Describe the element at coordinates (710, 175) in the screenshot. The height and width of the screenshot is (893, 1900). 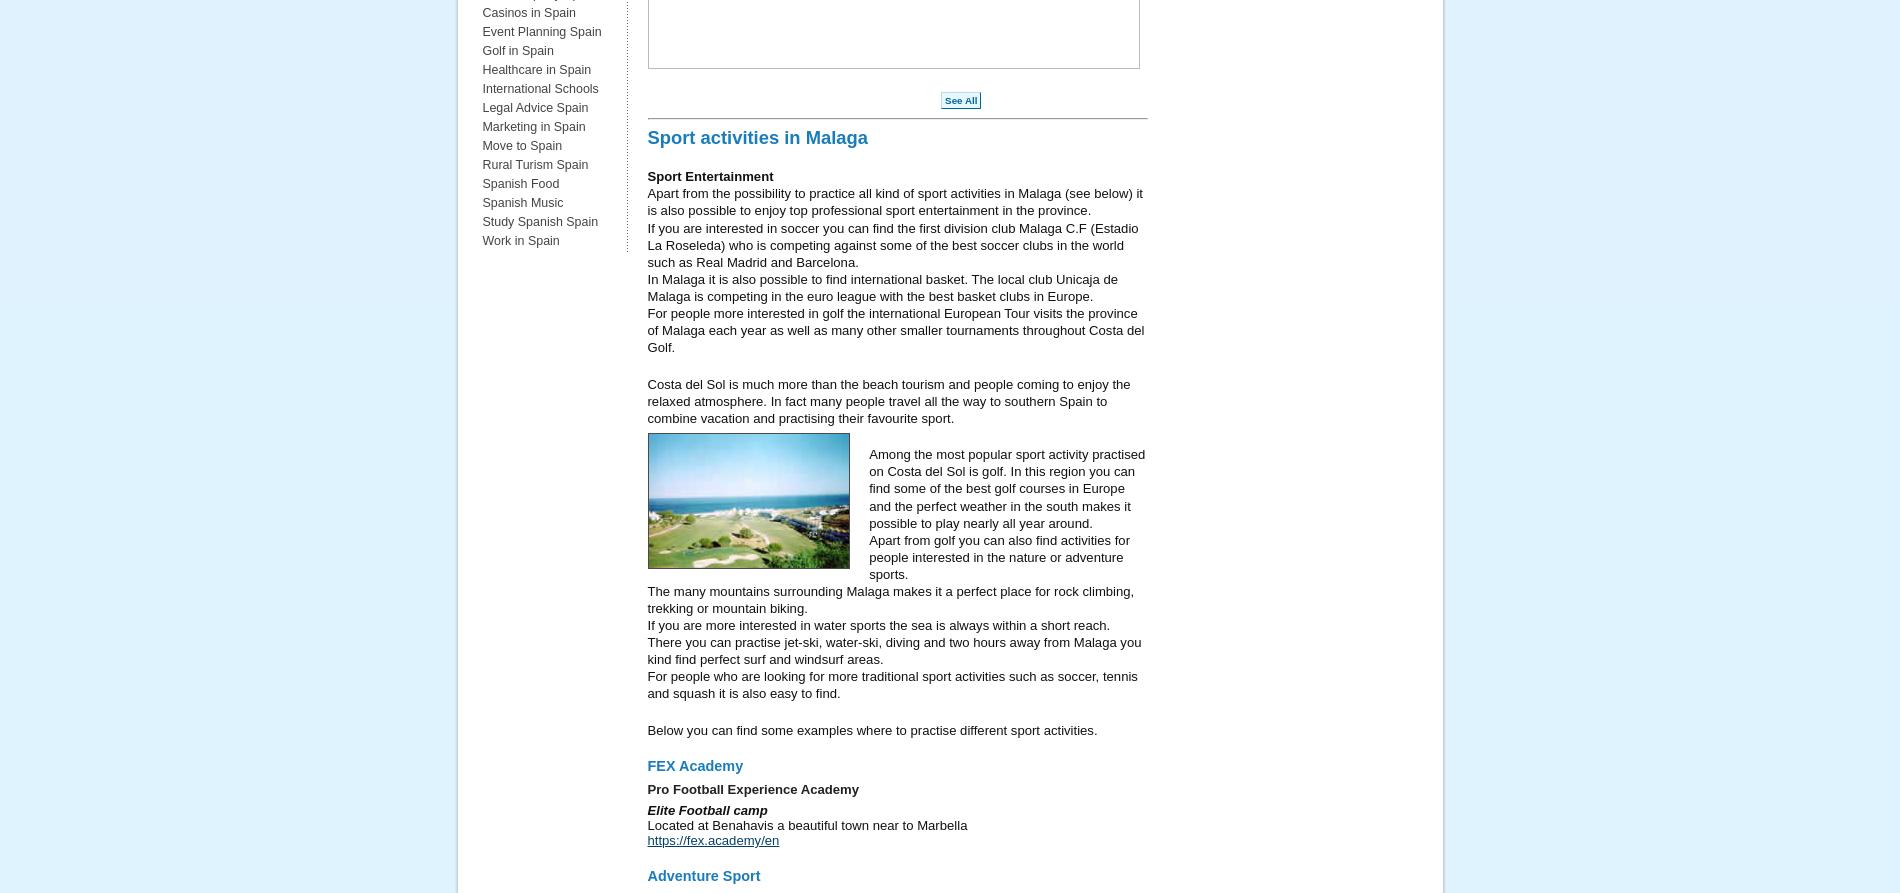
I see `'Sport Entertainment'` at that location.